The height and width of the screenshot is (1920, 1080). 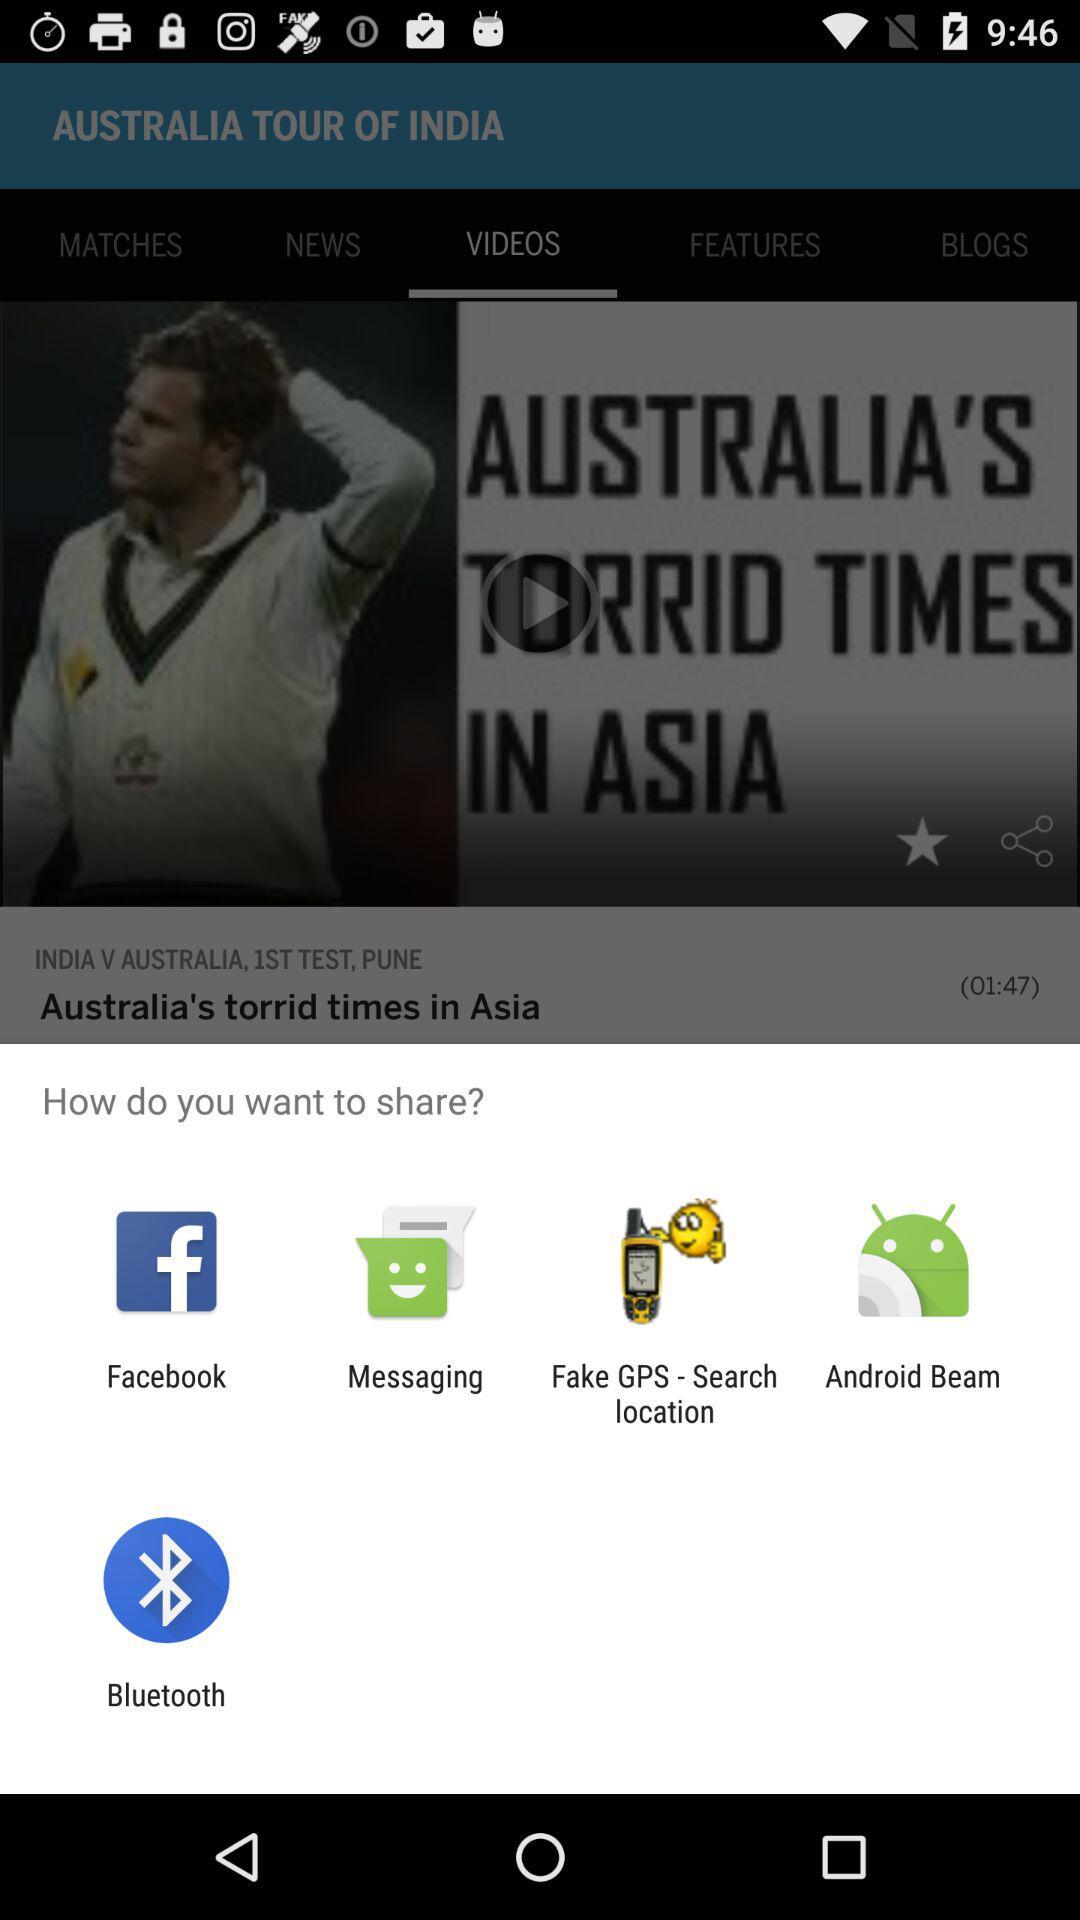 What do you see at coordinates (913, 1392) in the screenshot?
I see `android beam` at bounding box center [913, 1392].